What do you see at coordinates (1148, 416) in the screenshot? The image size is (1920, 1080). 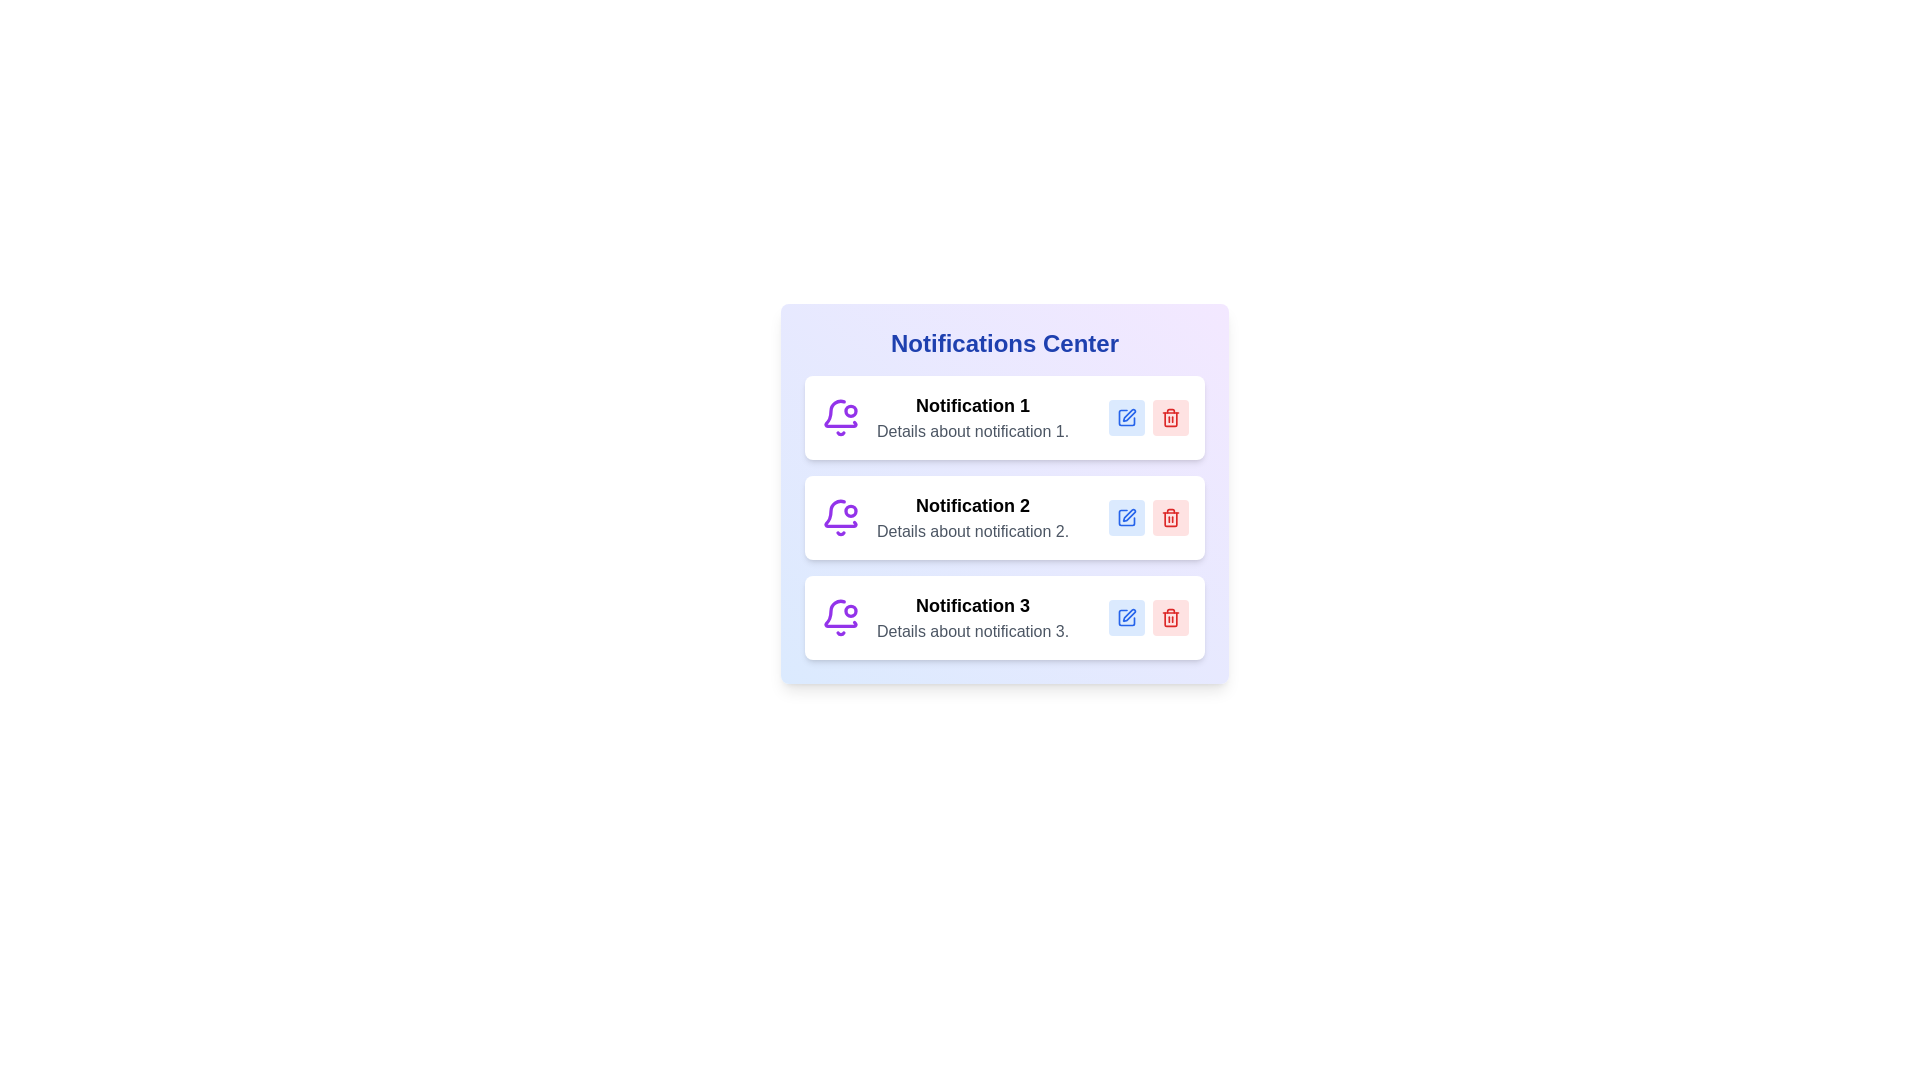 I see `the interactive control group consisting of two buttons for editing and deleting notifications located at the topmost notification card in the notification list` at bounding box center [1148, 416].